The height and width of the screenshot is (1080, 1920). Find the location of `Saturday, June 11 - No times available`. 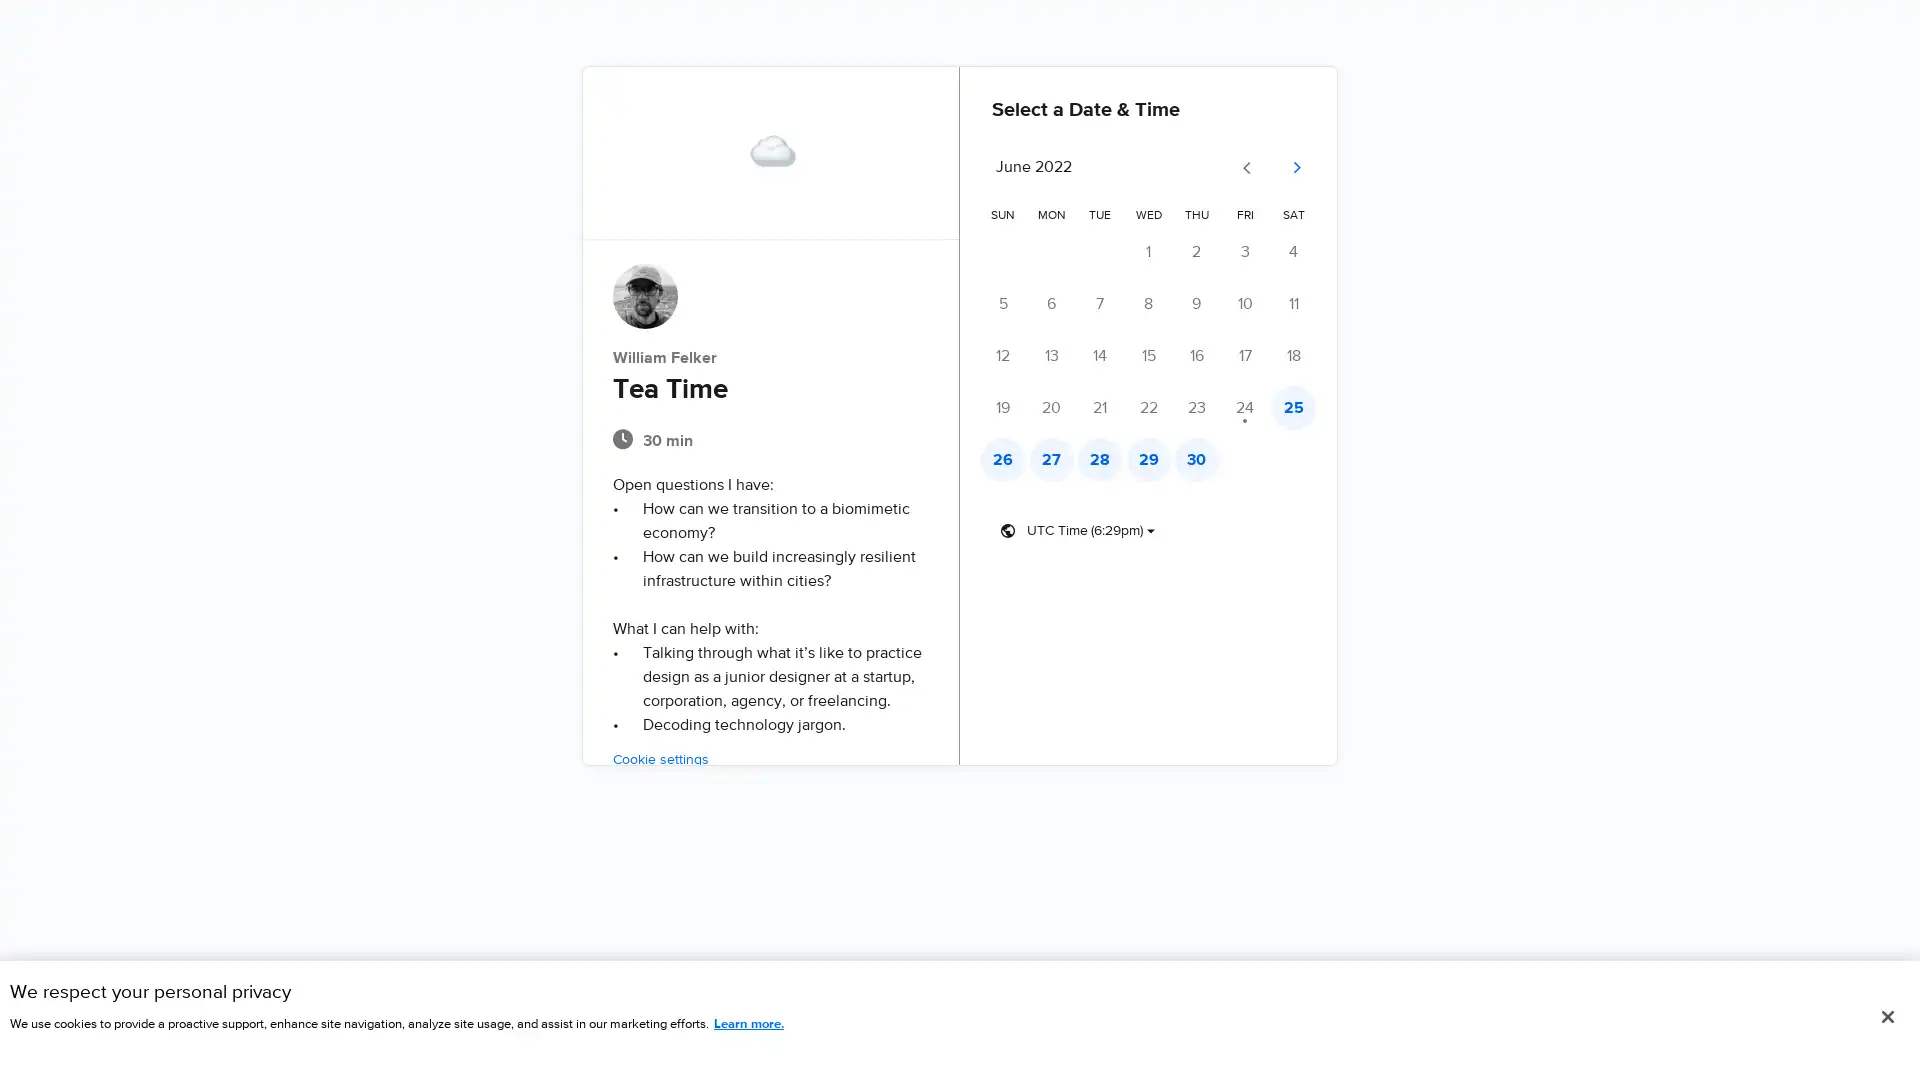

Saturday, June 11 - No times available is located at coordinates (1314, 304).